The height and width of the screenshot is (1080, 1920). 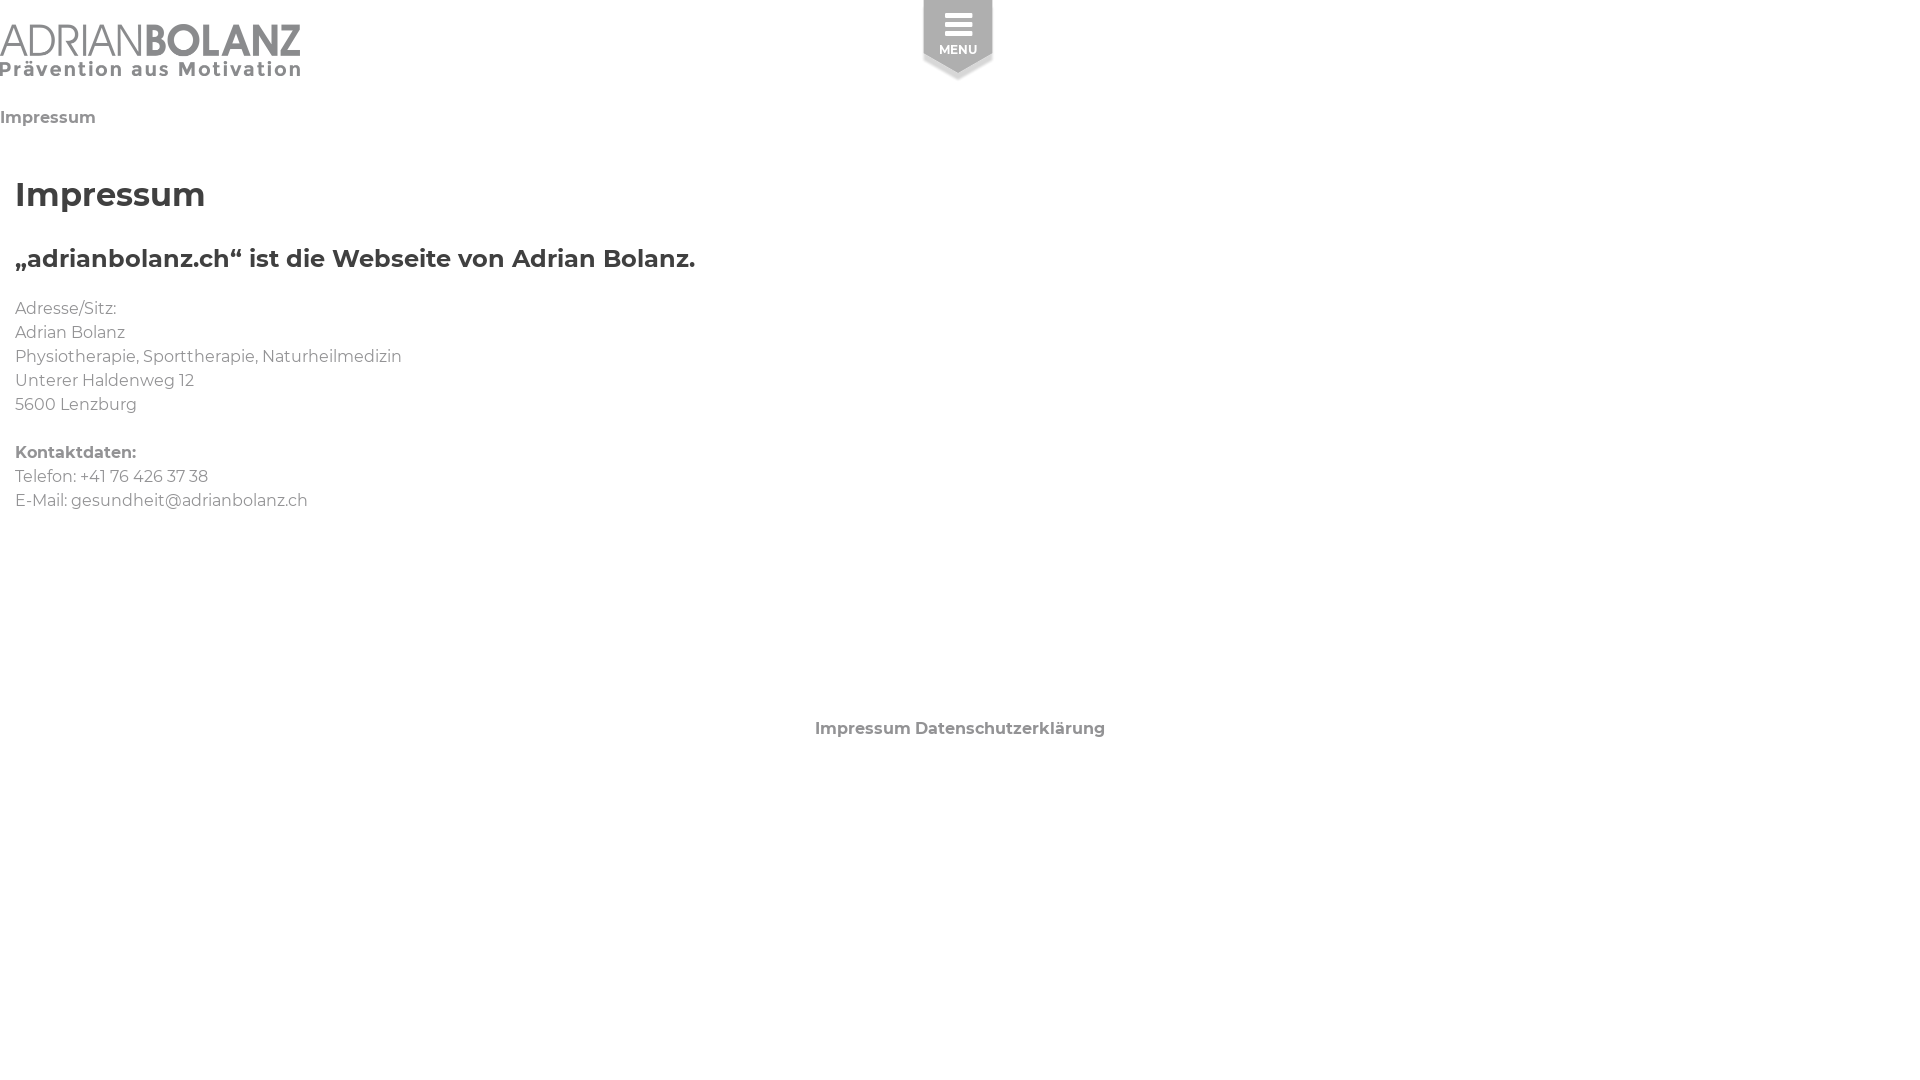 I want to click on 'Impressum', so click(x=863, y=728).